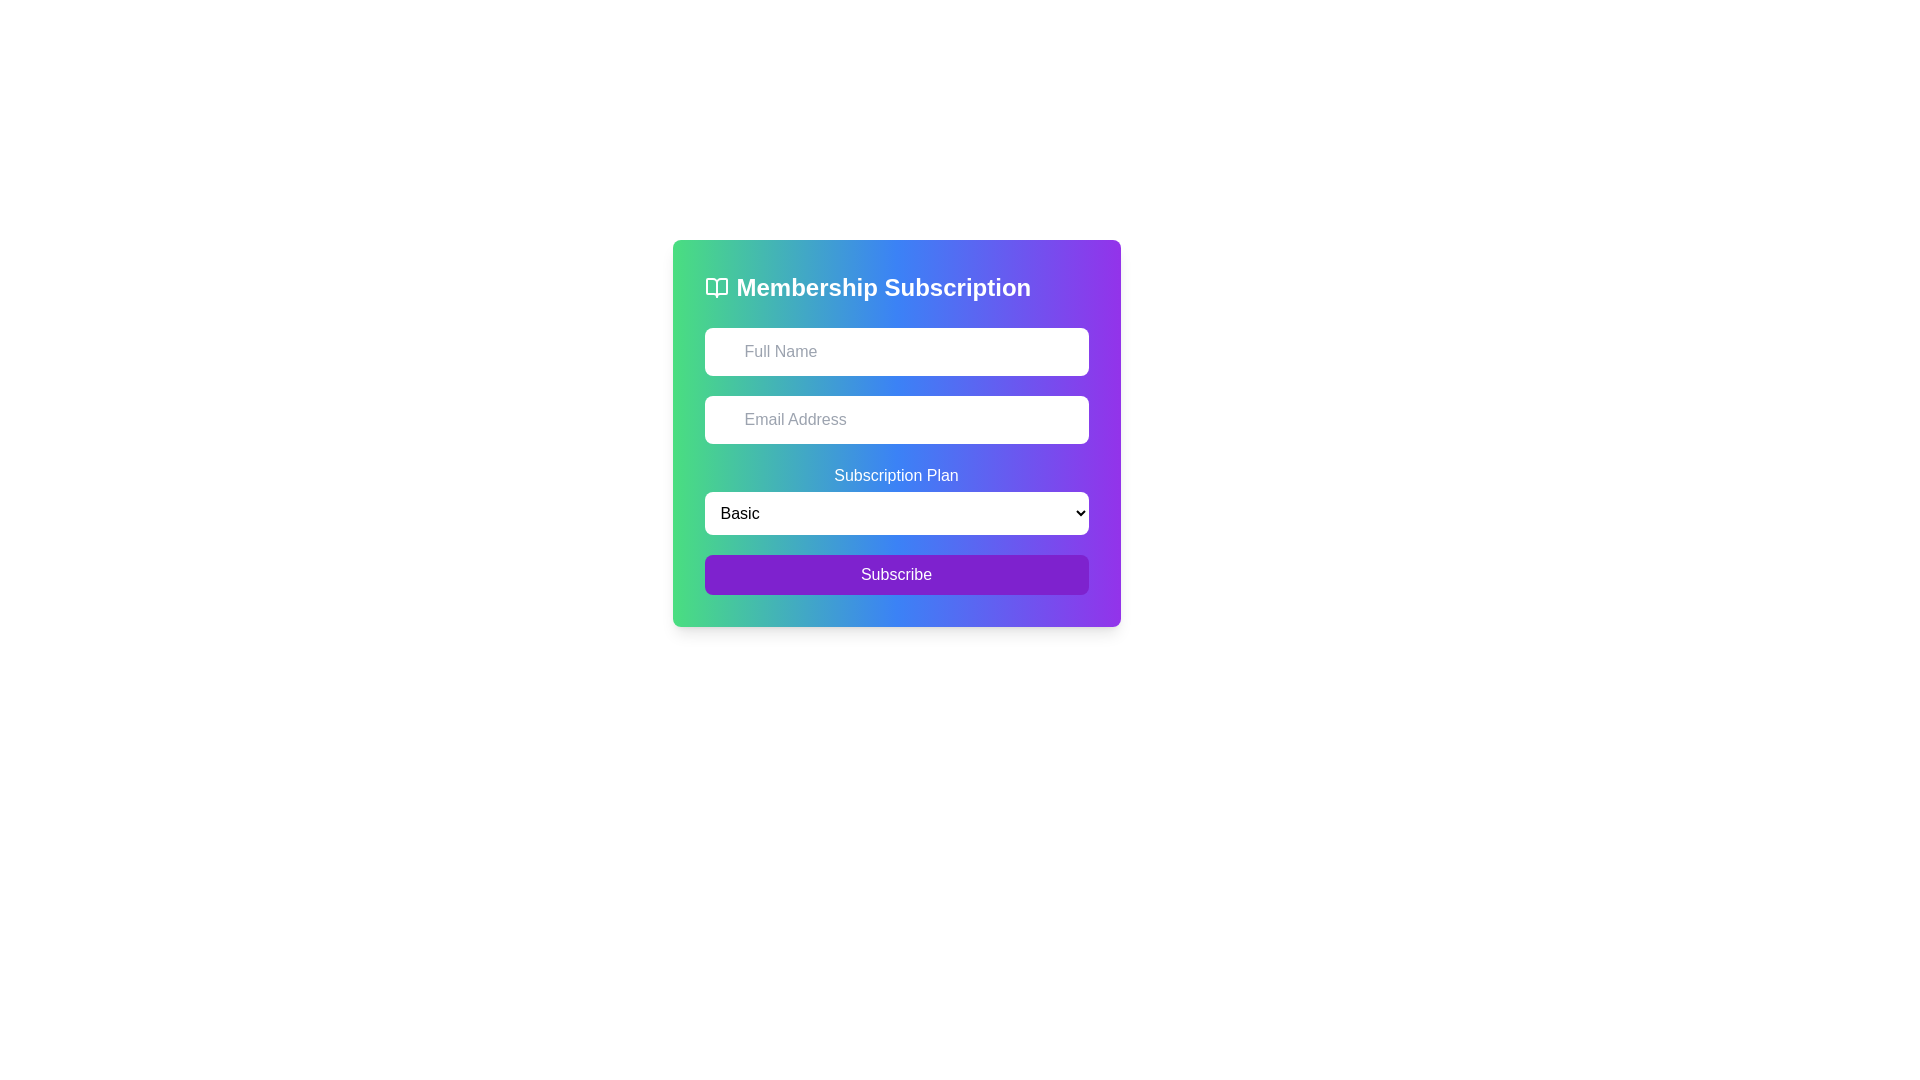 The width and height of the screenshot is (1920, 1080). What do you see at coordinates (895, 498) in the screenshot?
I see `an option from the 'Membership Subscription' dropdown menu located beneath the 'Email Address' input field and above the 'Subscribe' button` at bounding box center [895, 498].